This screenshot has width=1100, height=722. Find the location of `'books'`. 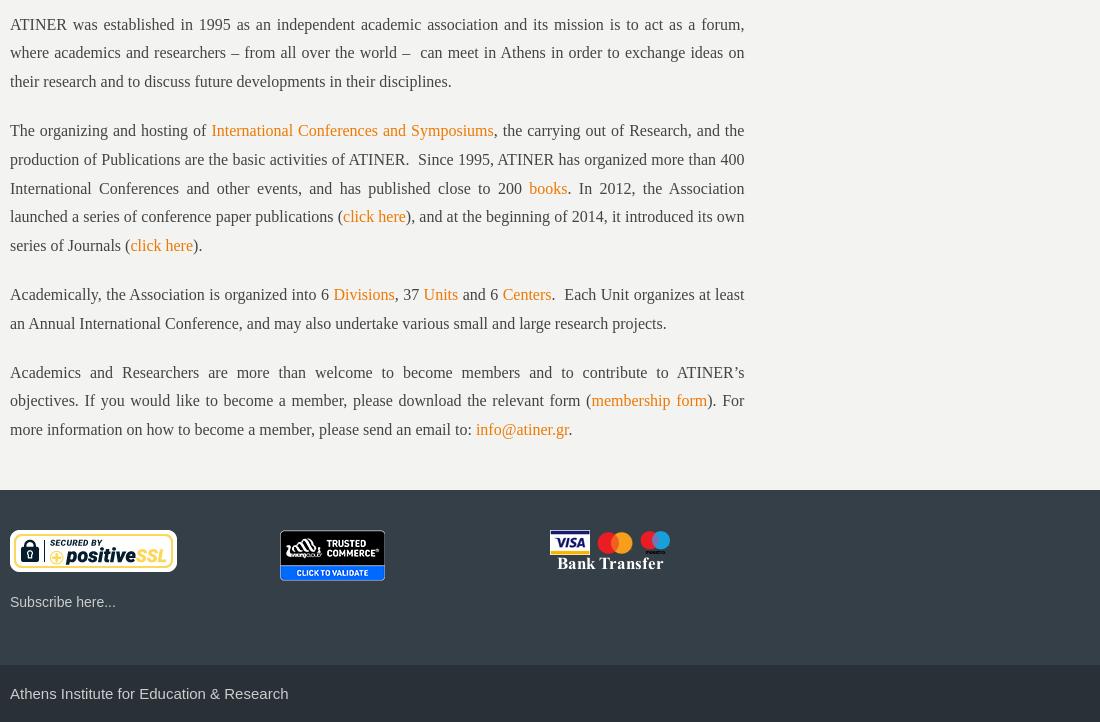

'books' is located at coordinates (548, 186).